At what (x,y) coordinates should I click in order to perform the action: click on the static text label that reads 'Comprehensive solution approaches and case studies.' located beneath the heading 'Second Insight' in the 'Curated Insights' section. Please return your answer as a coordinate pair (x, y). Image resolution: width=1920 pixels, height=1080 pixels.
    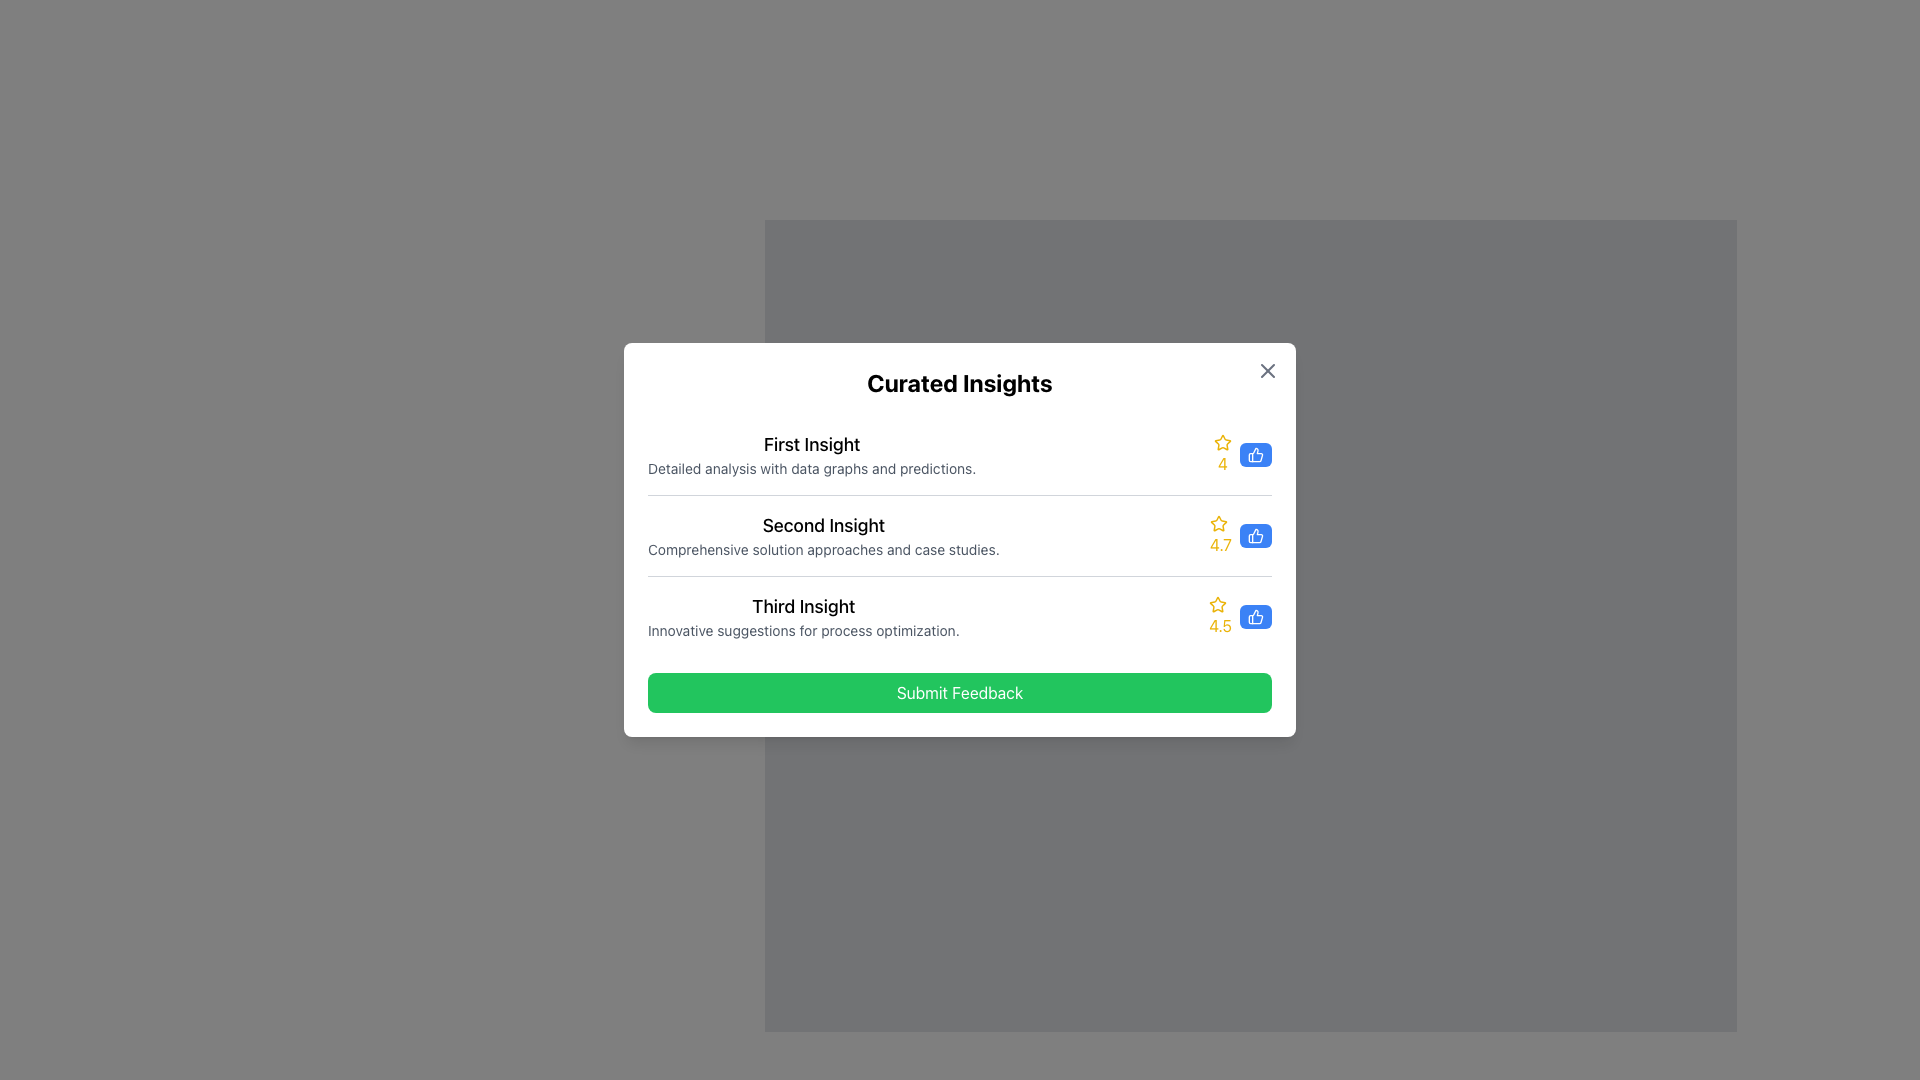
    Looking at the image, I should click on (823, 550).